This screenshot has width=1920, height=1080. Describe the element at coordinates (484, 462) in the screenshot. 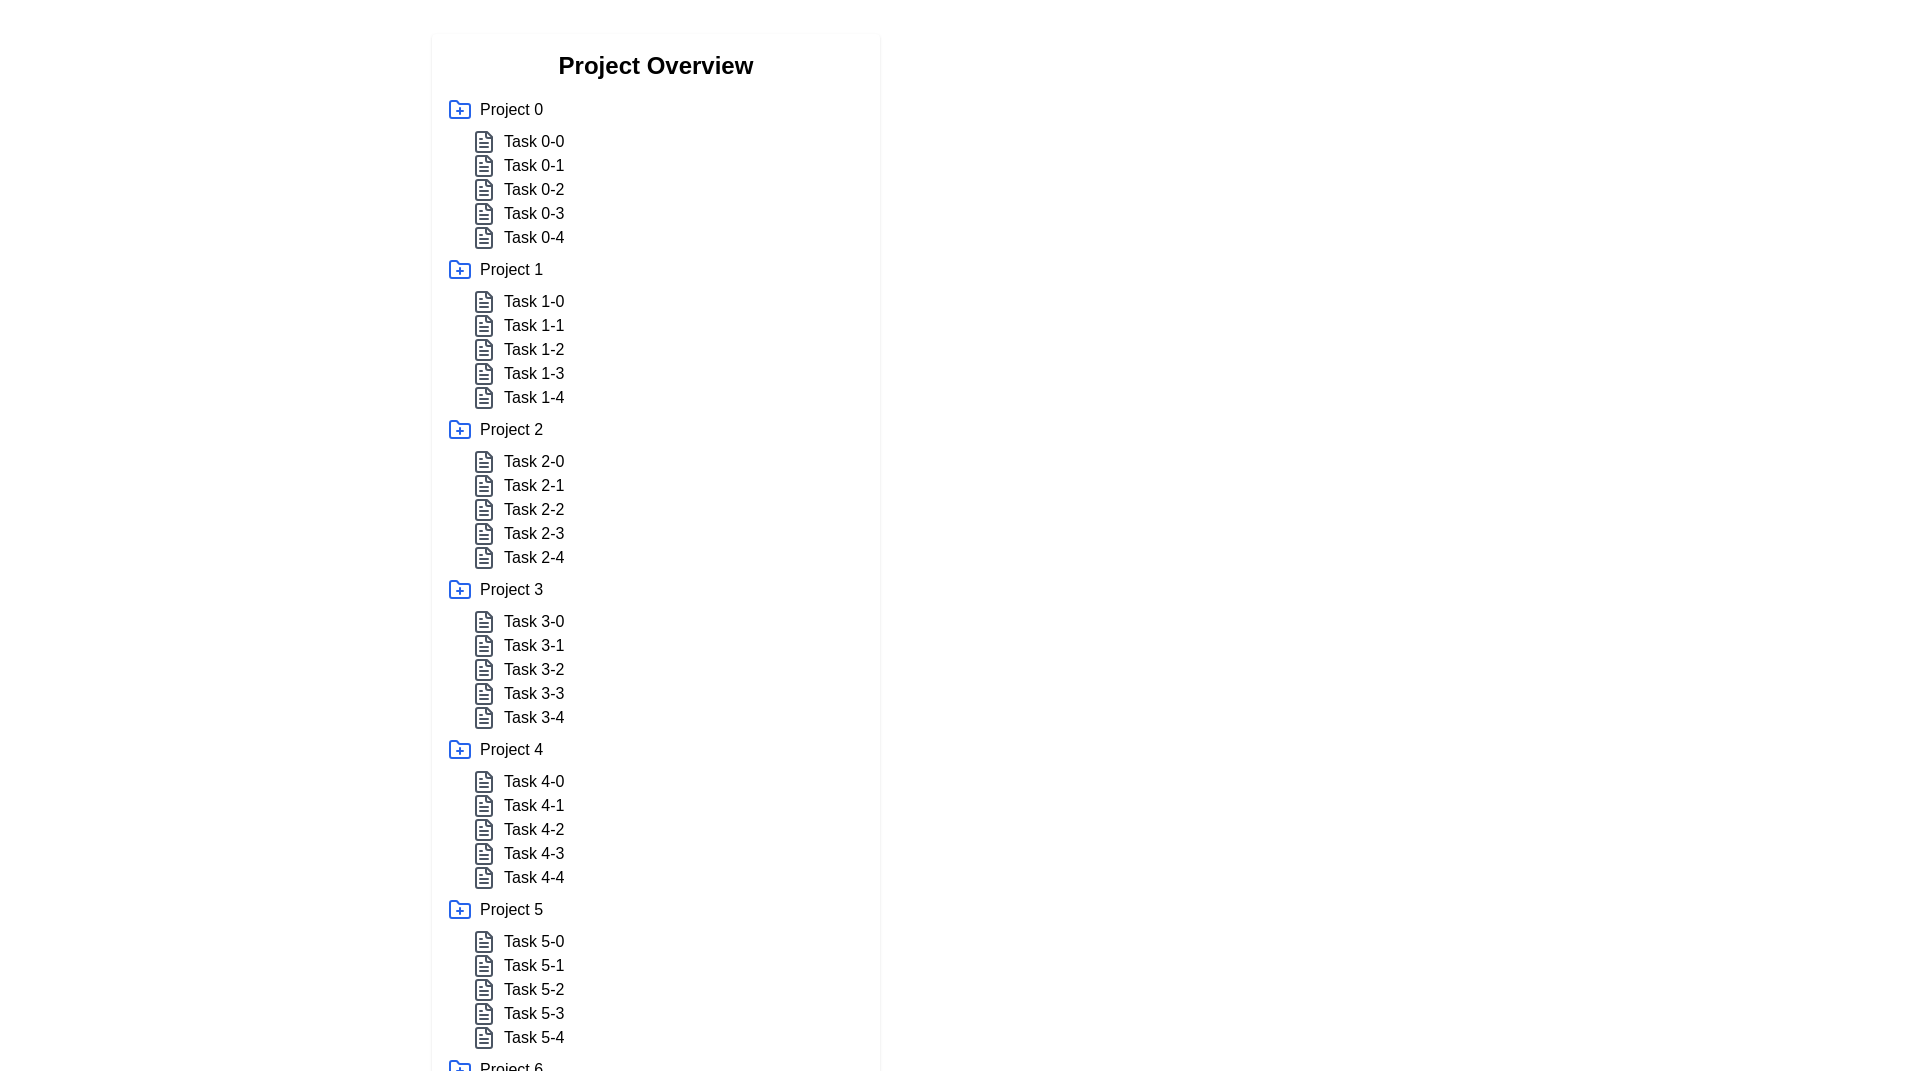

I see `the icon representing the first task item under the 'Project 2' section, which is aligned horizontally with the text 'Task 2-0'` at that location.